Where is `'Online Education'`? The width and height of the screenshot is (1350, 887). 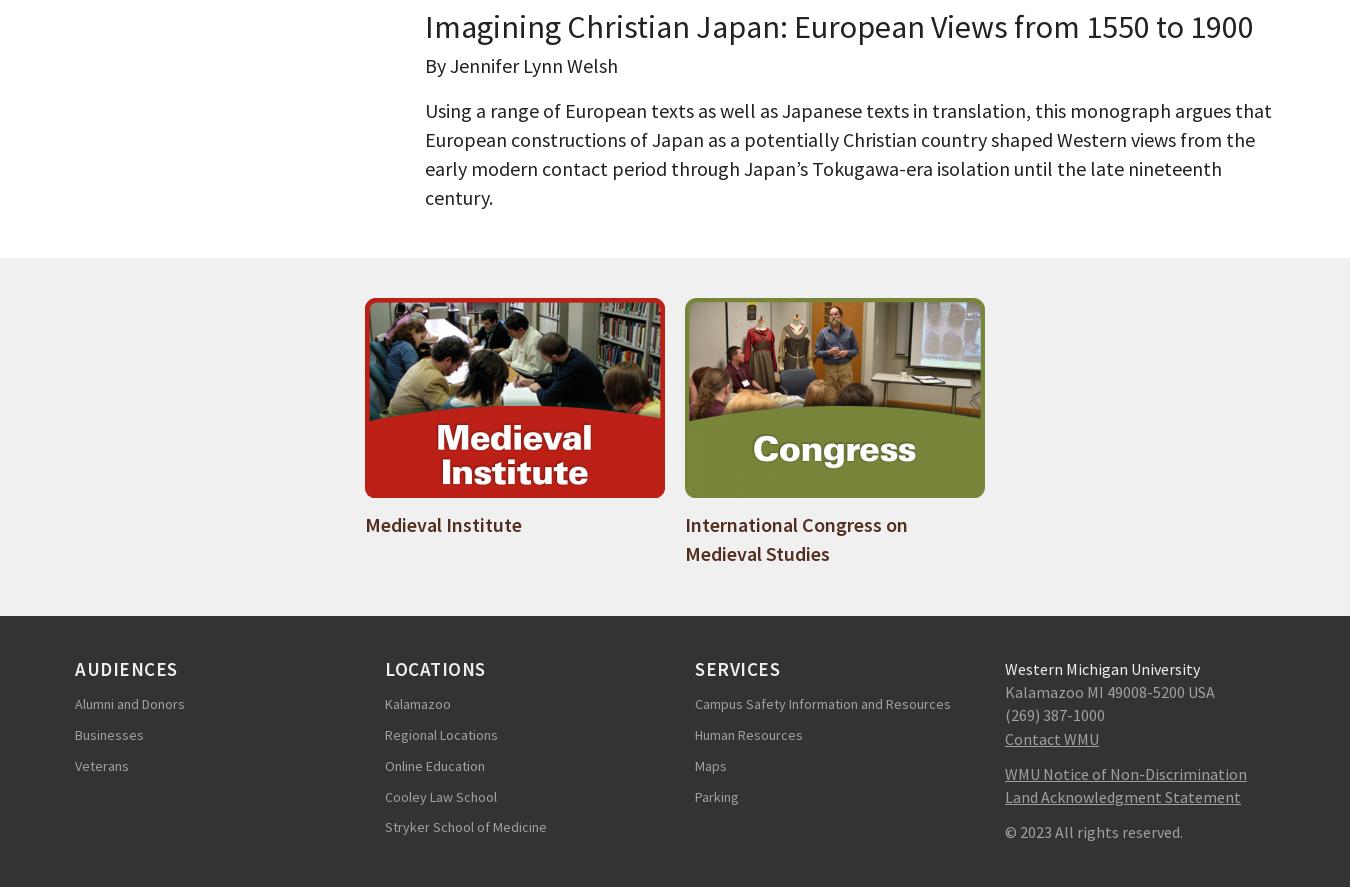
'Online Education' is located at coordinates (385, 764).